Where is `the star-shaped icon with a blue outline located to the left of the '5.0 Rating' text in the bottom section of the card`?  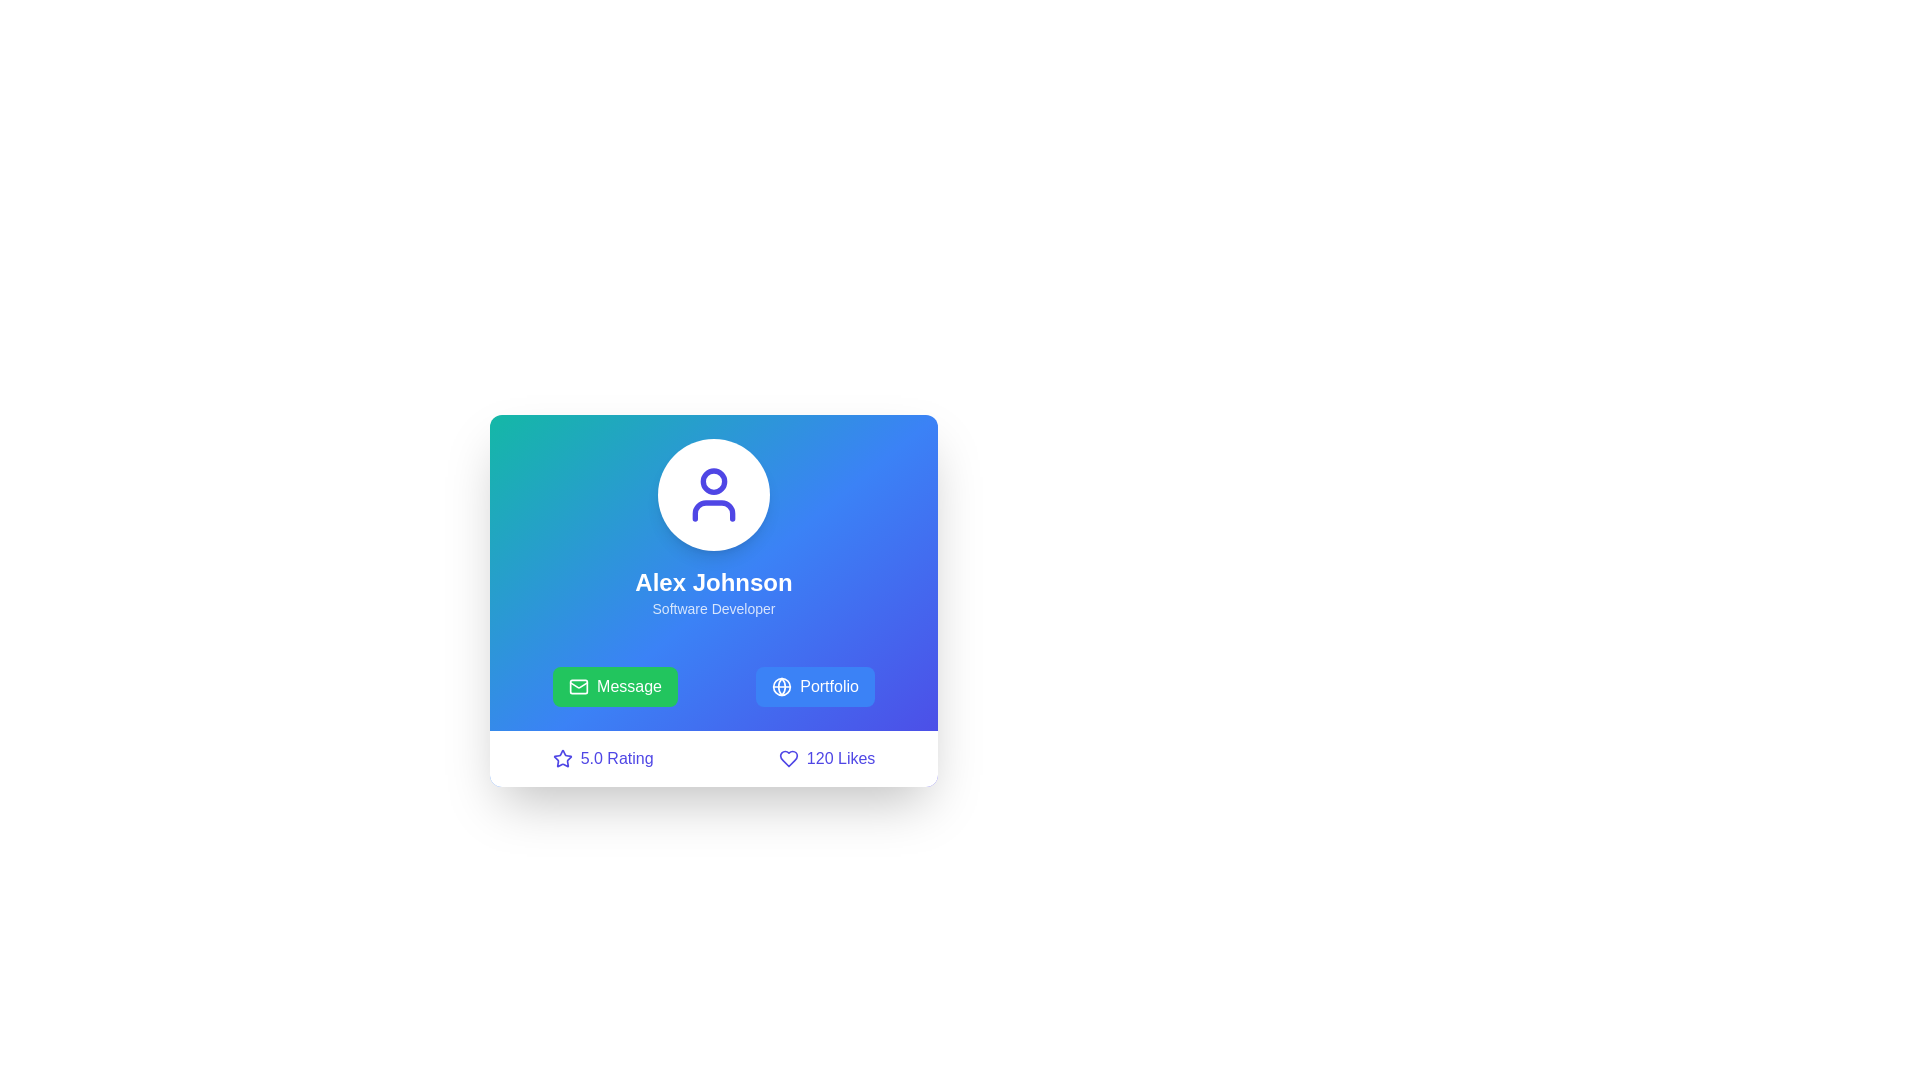
the star-shaped icon with a blue outline located to the left of the '5.0 Rating' text in the bottom section of the card is located at coordinates (561, 759).